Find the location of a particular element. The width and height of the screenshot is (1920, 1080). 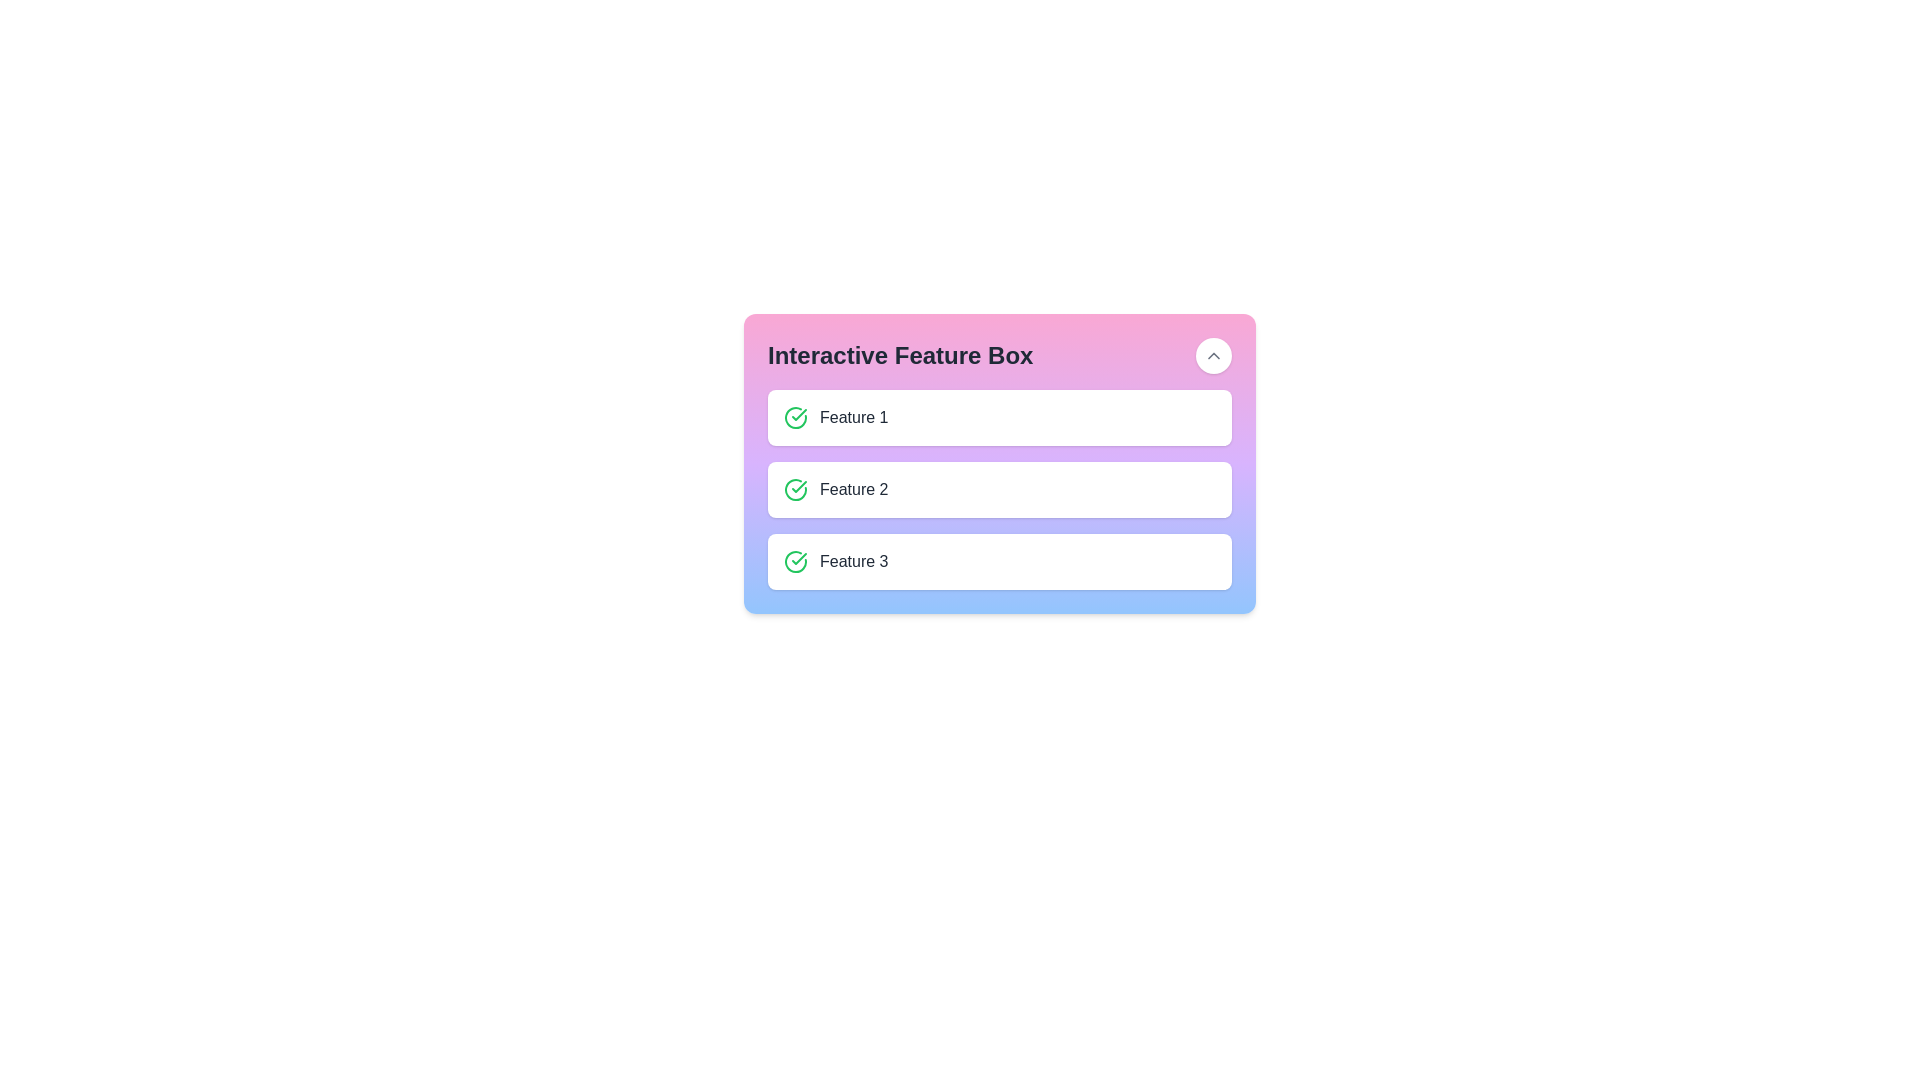

the text label displaying 'Feature 1' which is located to the right of a green checkmark icon in the 'Interactive Feature Box' is located at coordinates (854, 416).